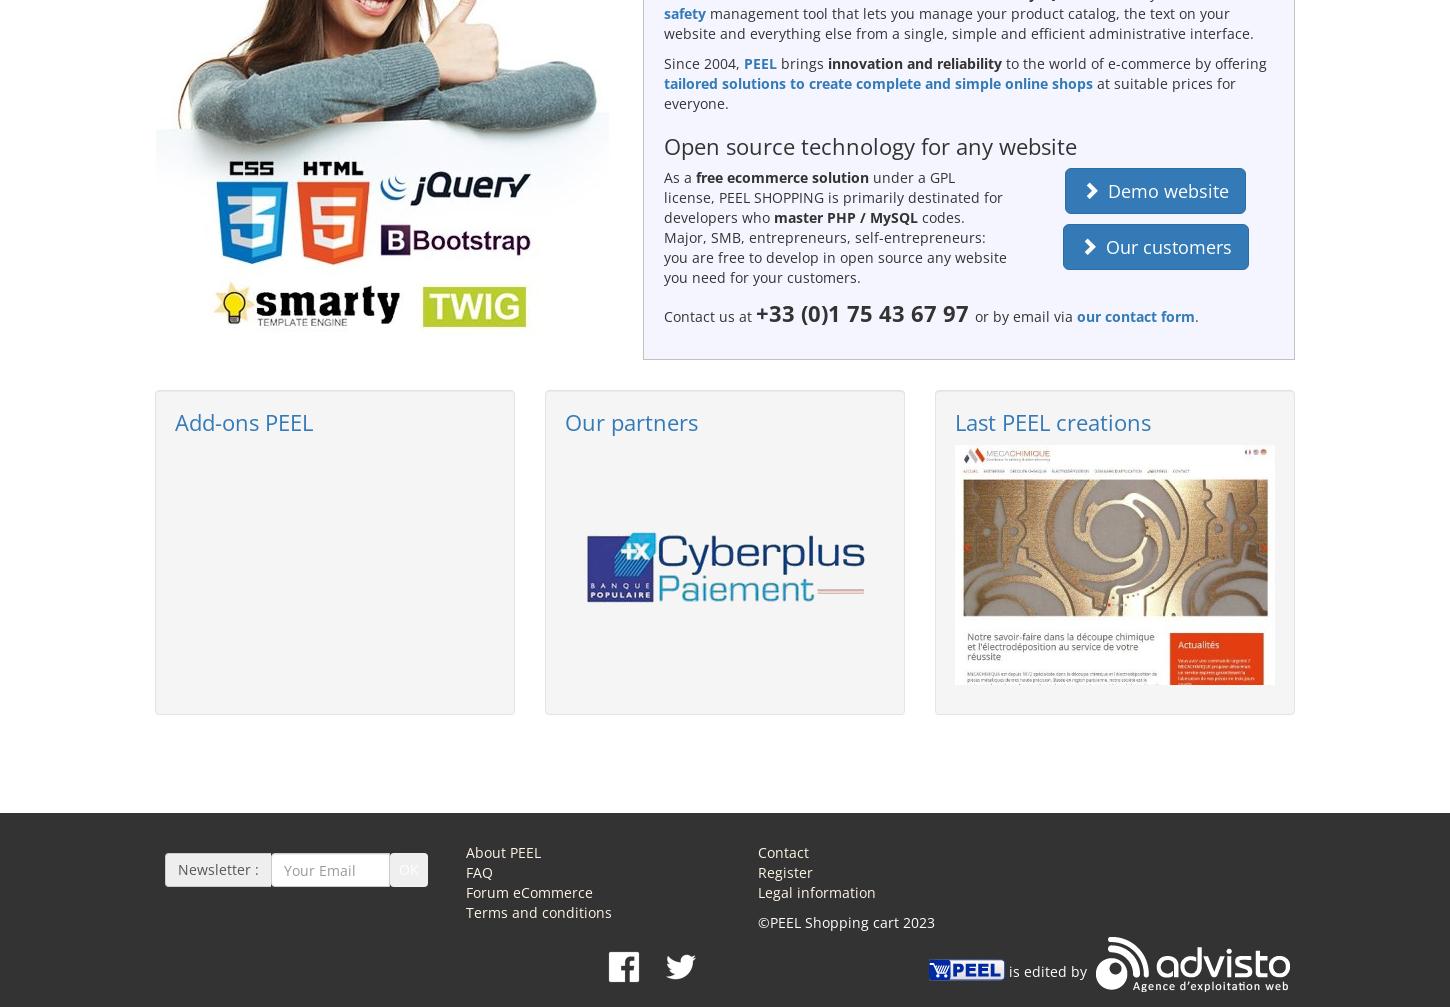 This screenshot has width=1450, height=1007. I want to click on 'to the world of e-commerce by offering', so click(1000, 62).